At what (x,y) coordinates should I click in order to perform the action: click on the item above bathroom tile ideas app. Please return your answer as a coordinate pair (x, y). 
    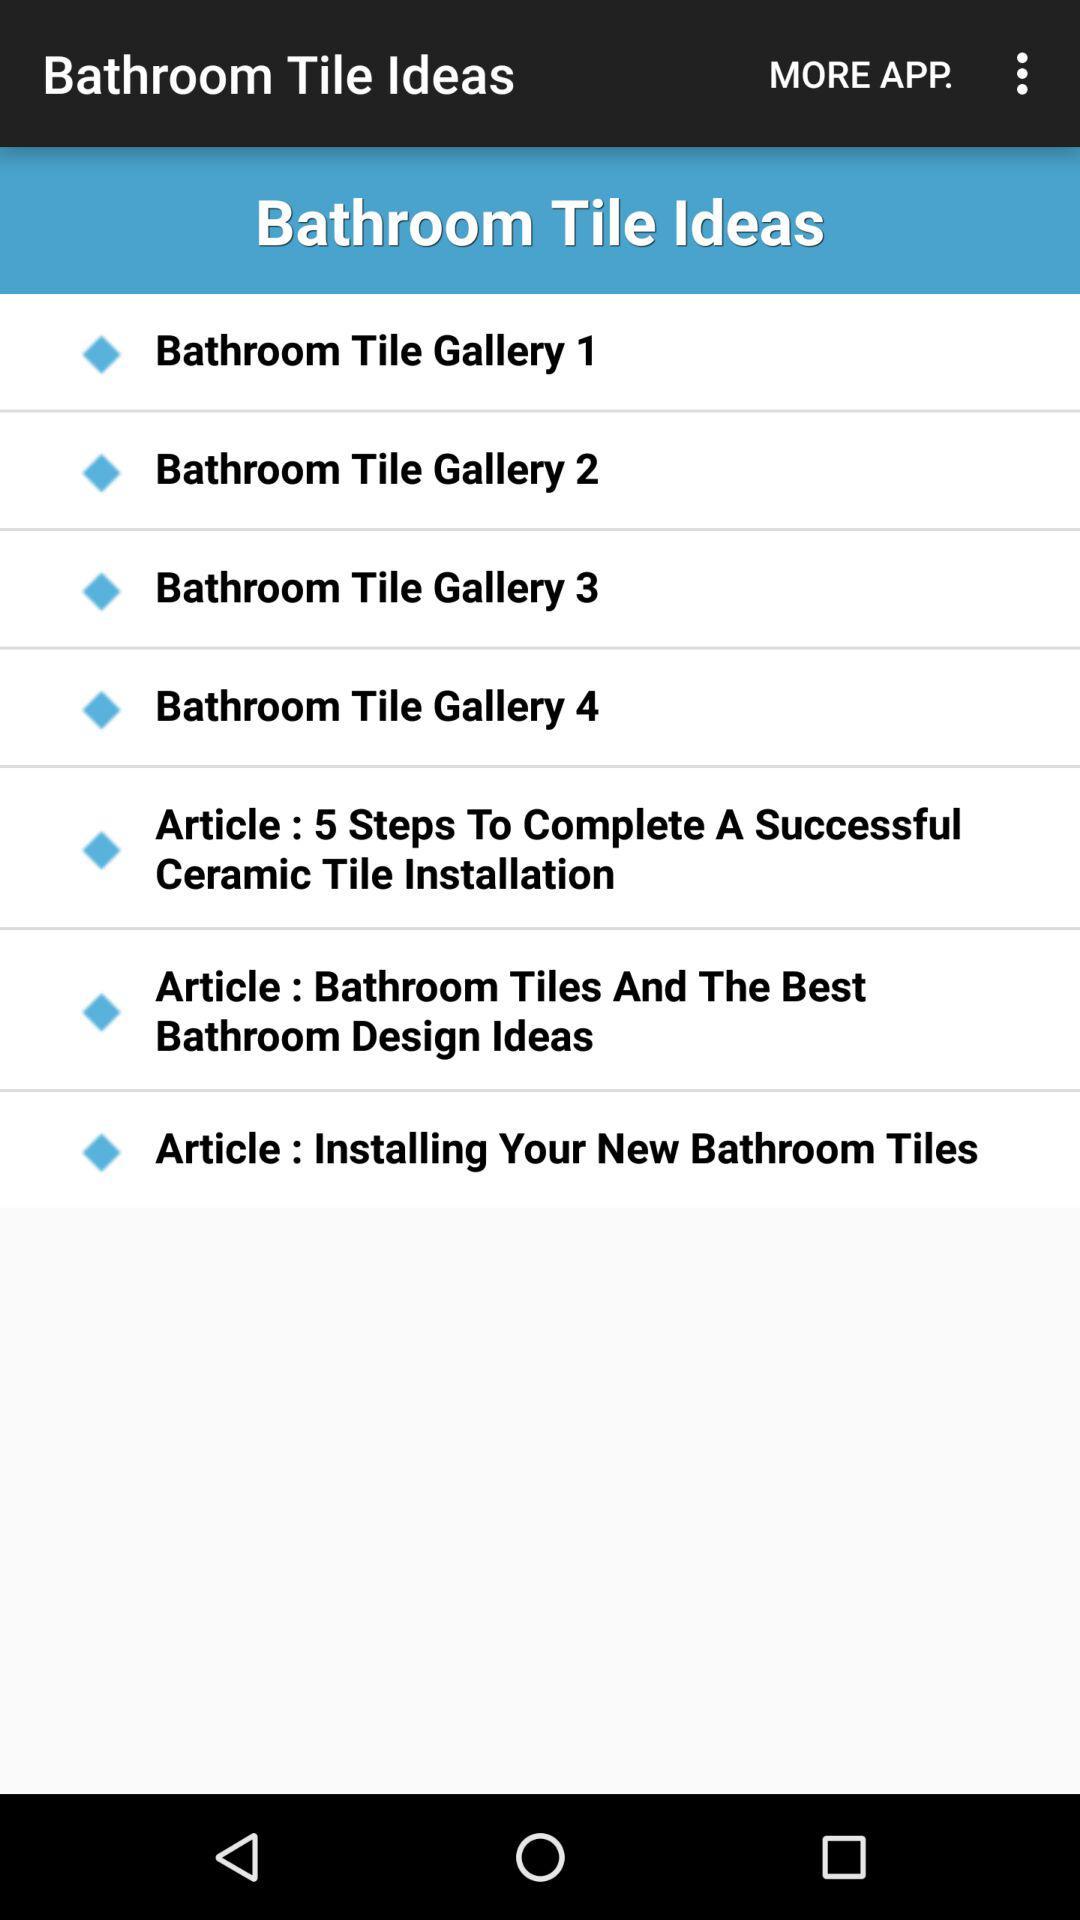
    Looking at the image, I should click on (860, 73).